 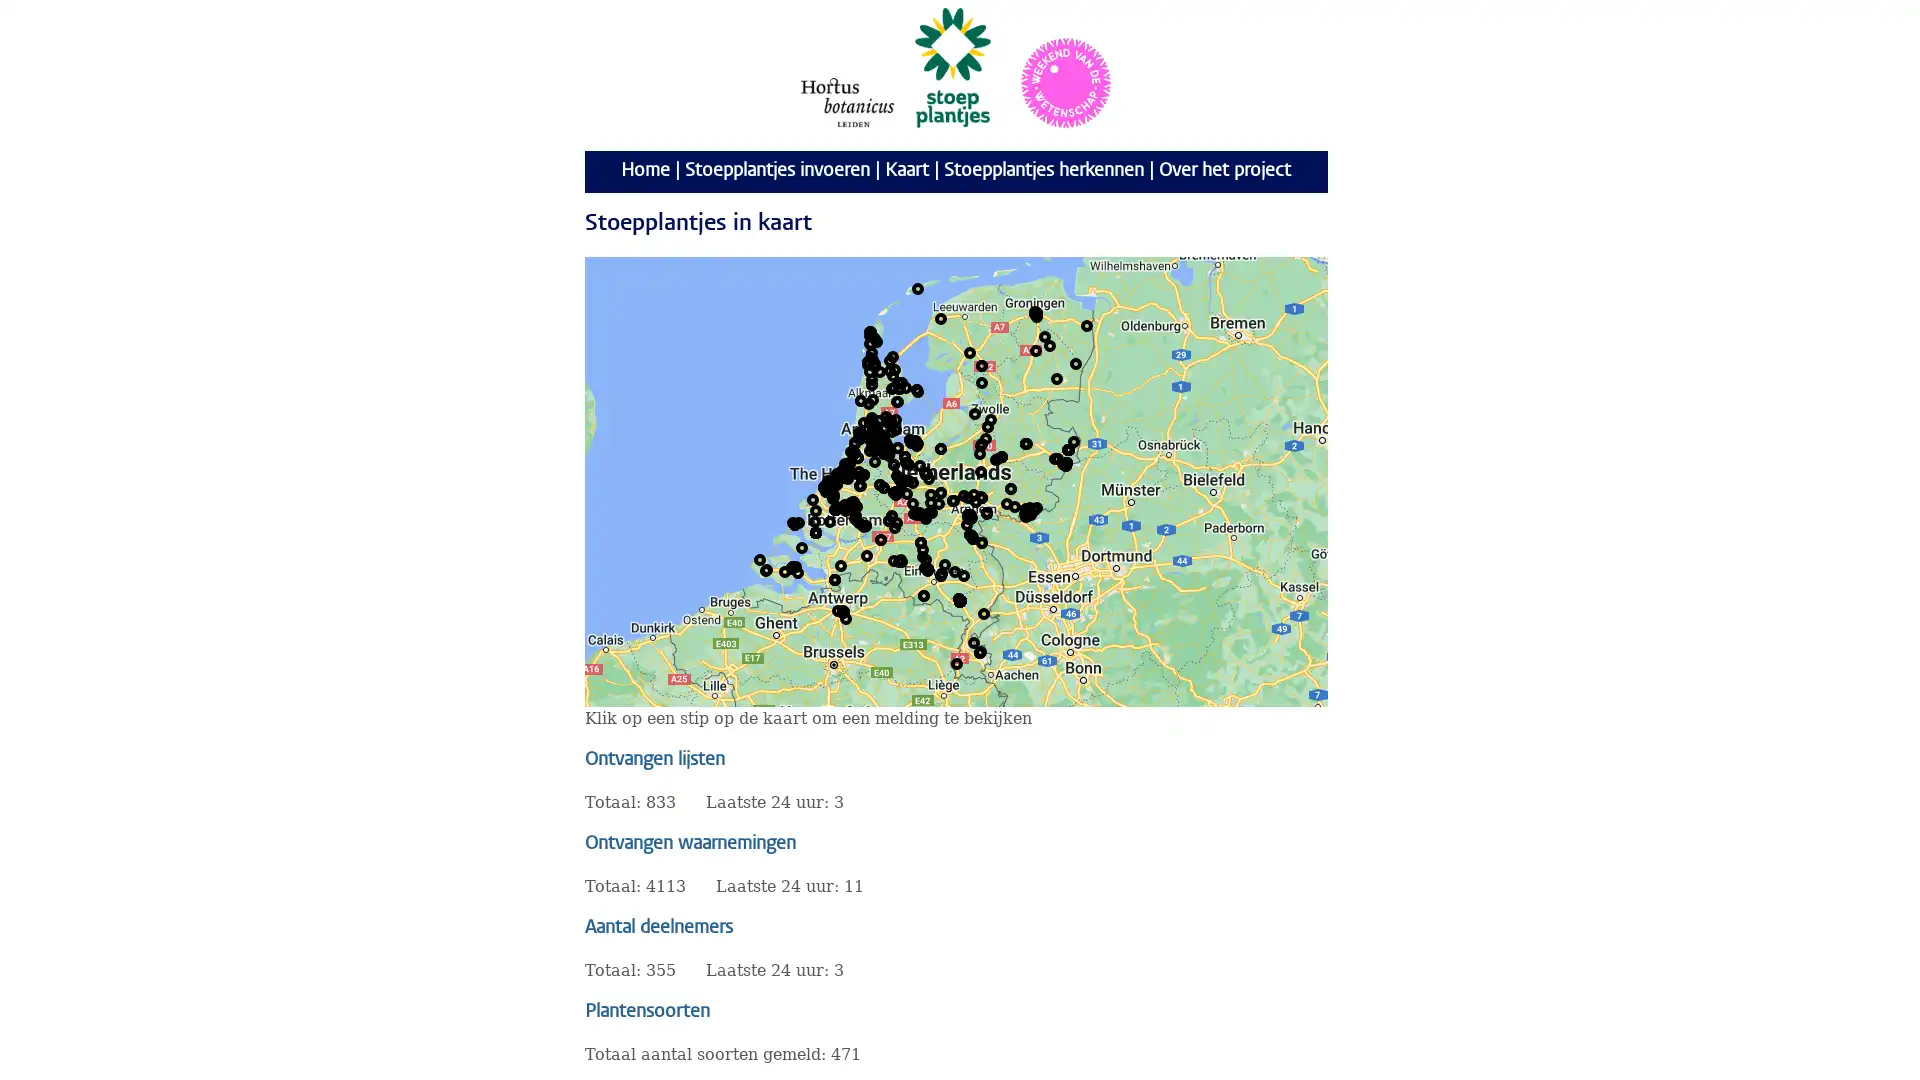 I want to click on Telling van Ilse op 09 mei 2022, so click(x=907, y=479).